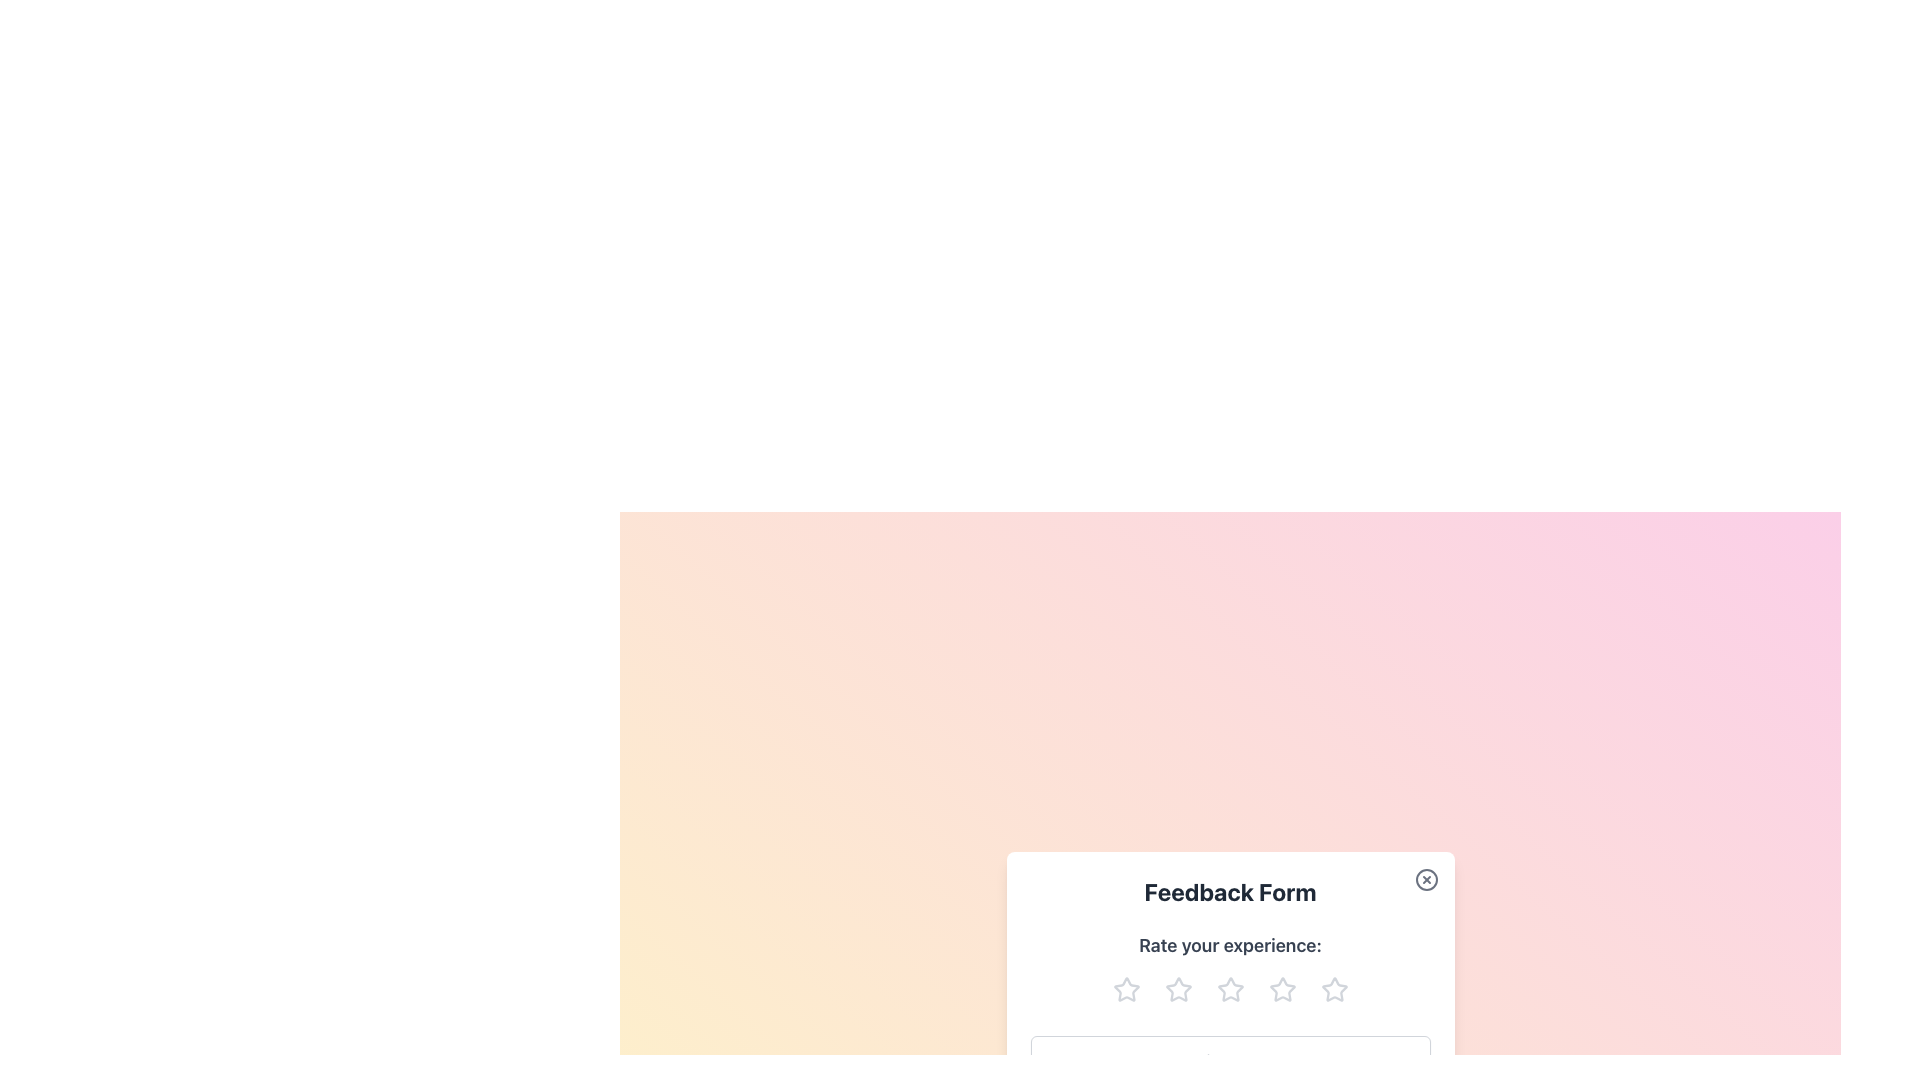  What do you see at coordinates (1334, 988) in the screenshot?
I see `the fifth star icon in the rating component of the 'Feedback Form' popup for visual feedback` at bounding box center [1334, 988].